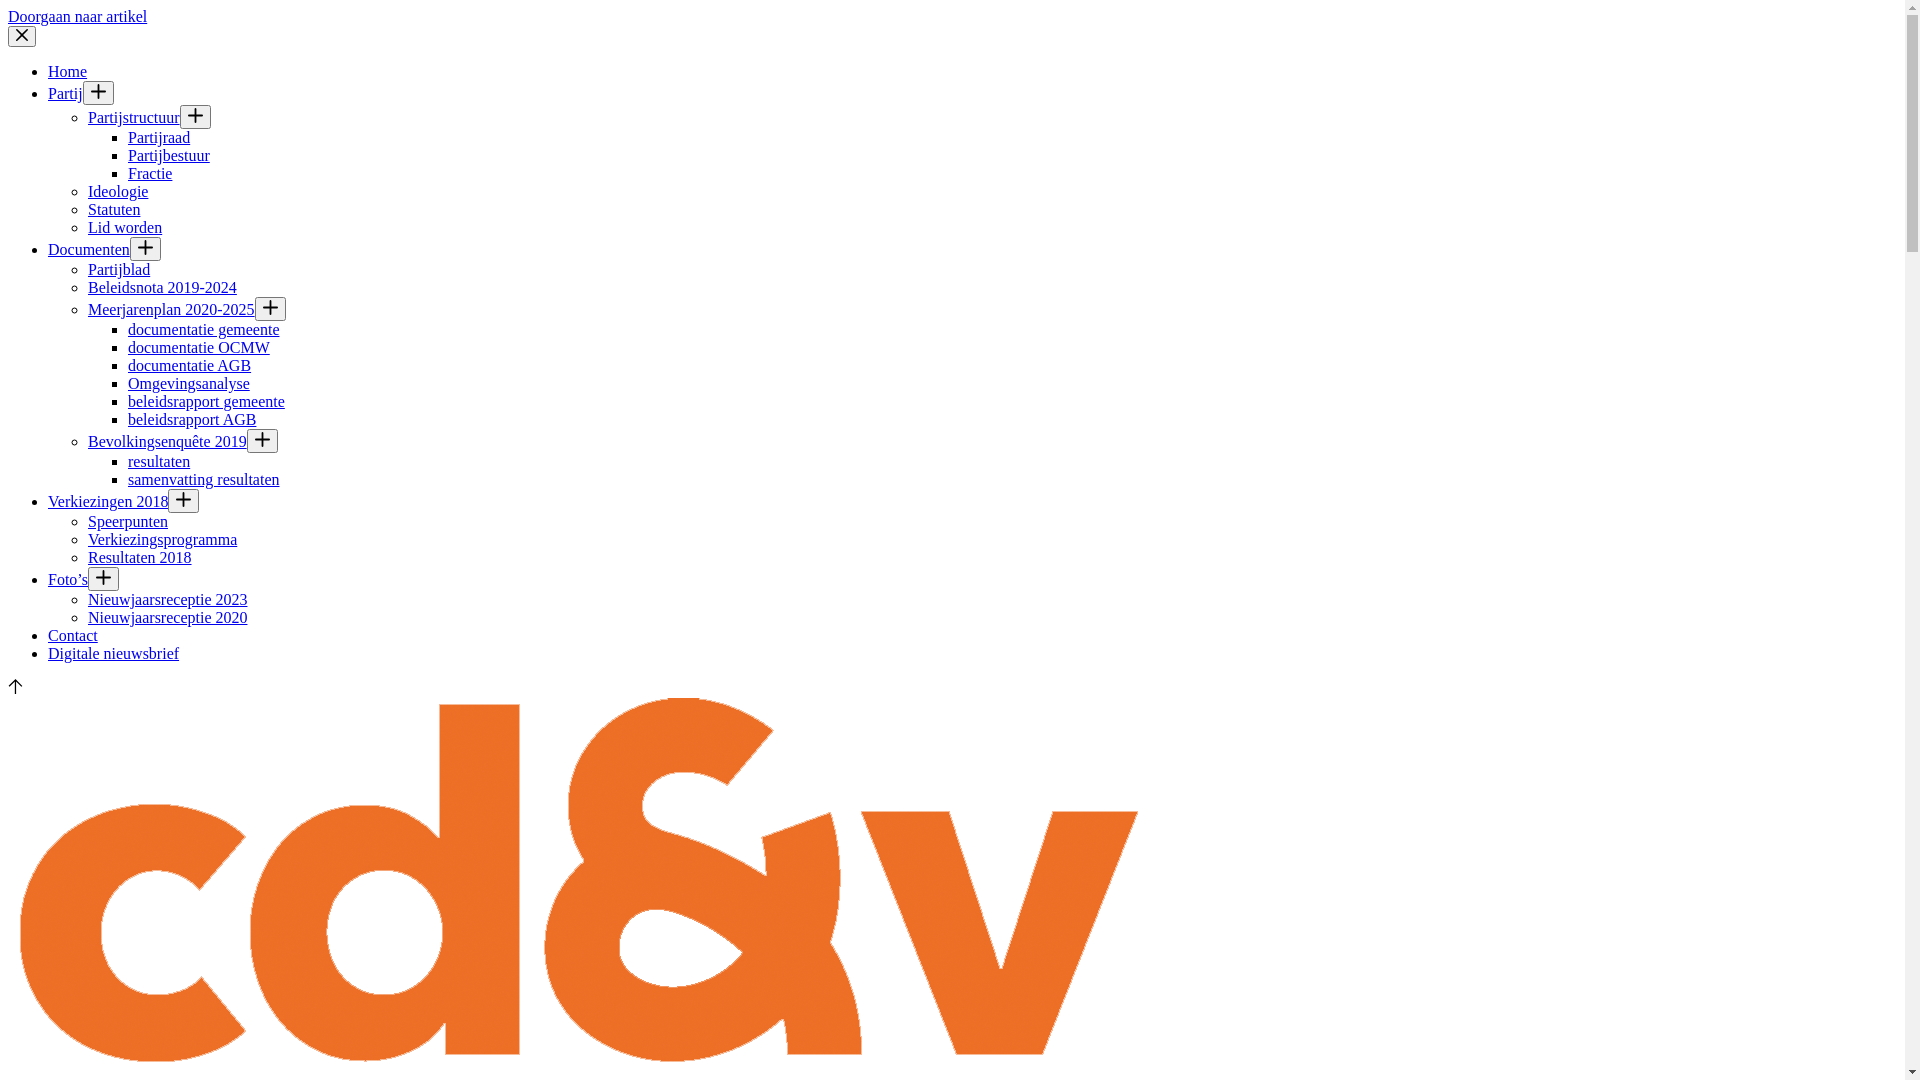  Describe the element at coordinates (86, 309) in the screenshot. I see `'Meerjarenplan 2020-2025'` at that location.